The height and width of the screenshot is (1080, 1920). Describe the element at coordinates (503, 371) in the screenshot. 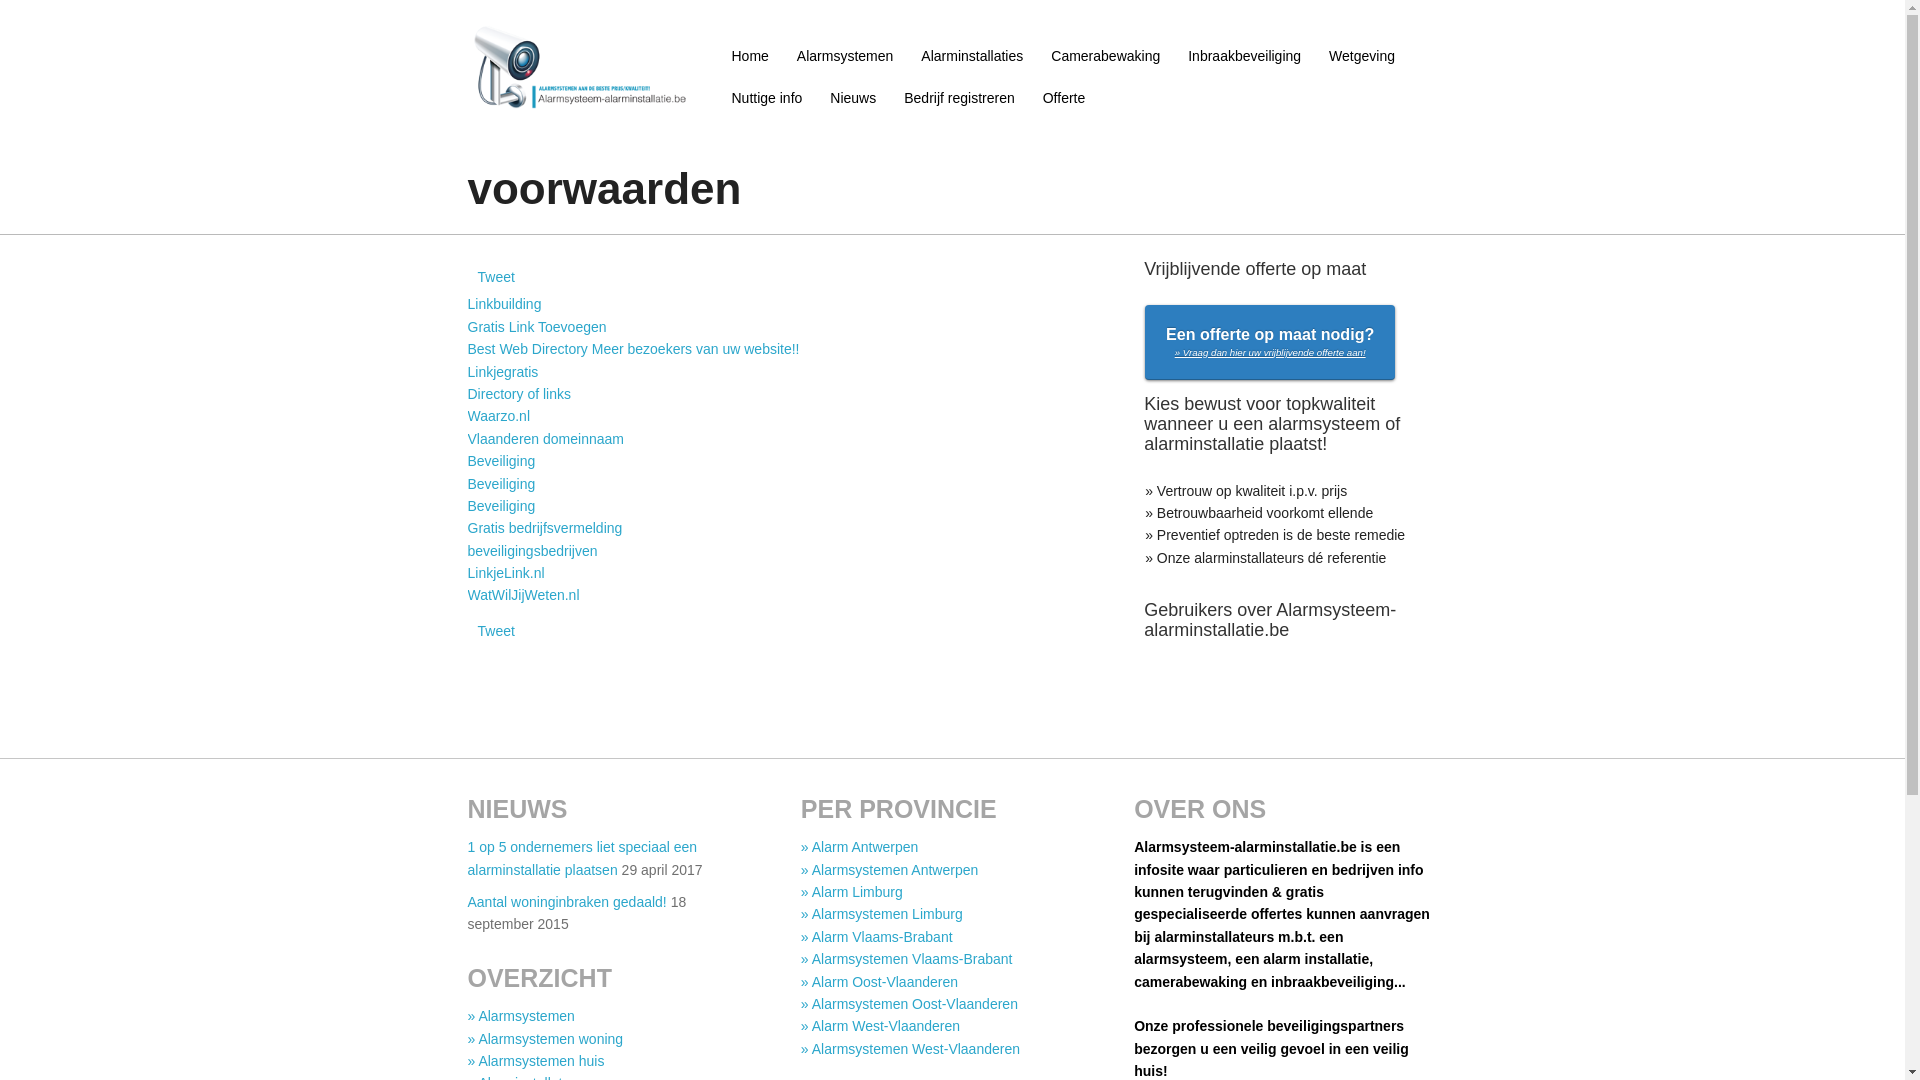

I see `'Linkjegratis'` at that location.